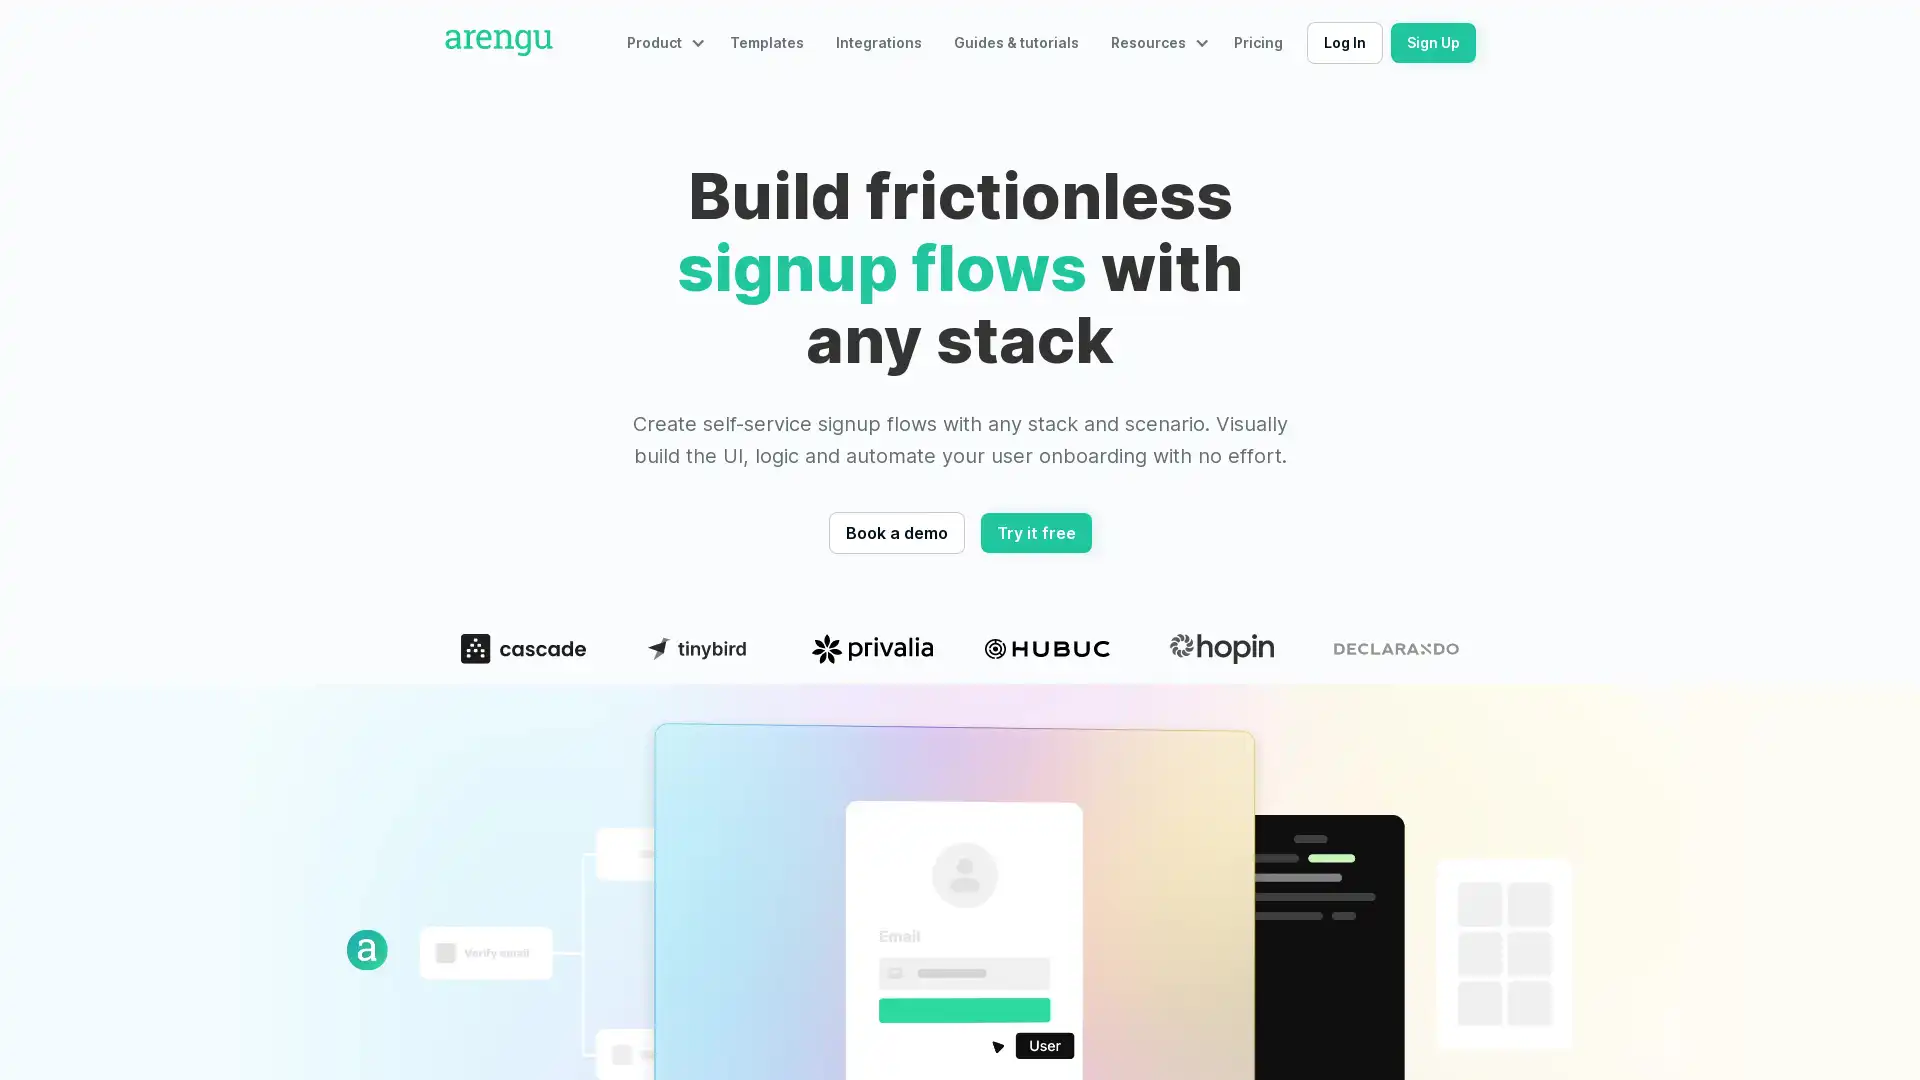 Image resolution: width=1920 pixels, height=1080 pixels. Describe the element at coordinates (153, 972) in the screenshot. I see `learn more about cookies` at that location.